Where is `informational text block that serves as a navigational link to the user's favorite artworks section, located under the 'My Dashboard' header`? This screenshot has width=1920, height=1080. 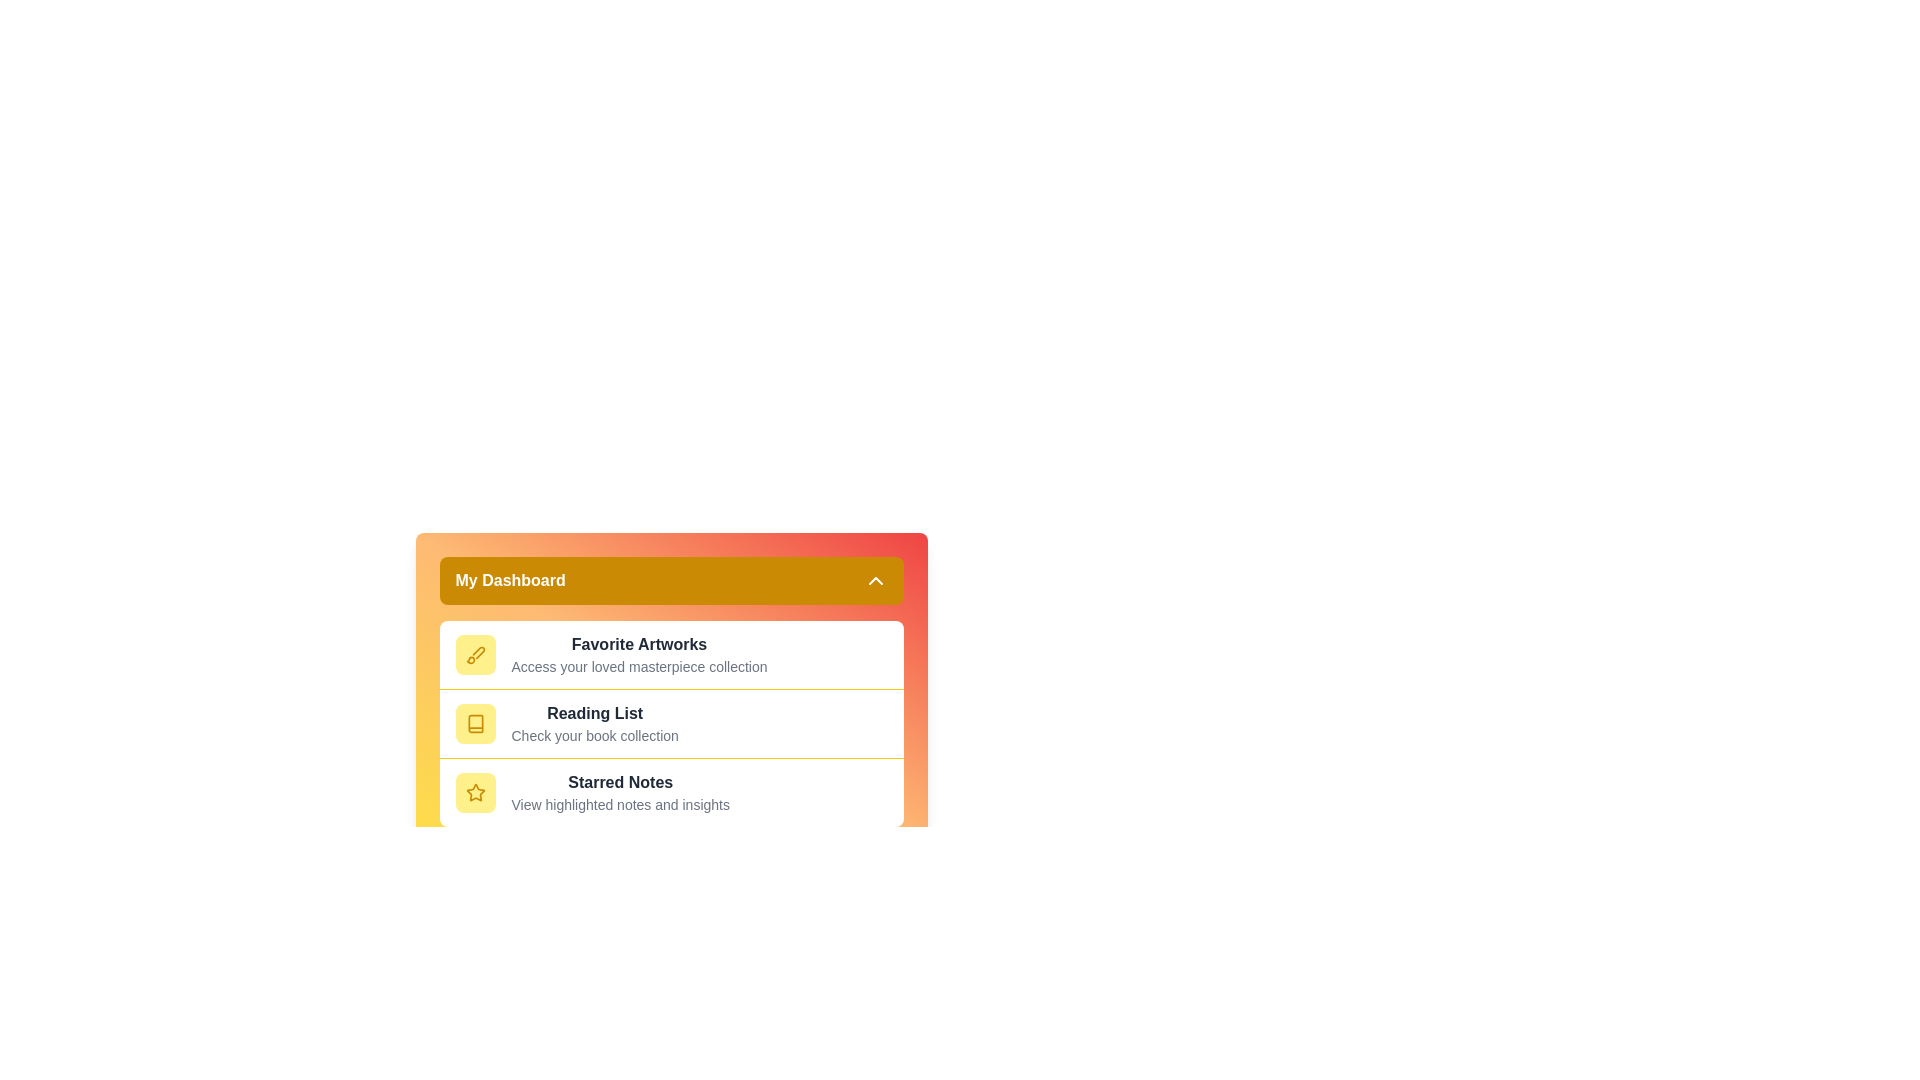 informational text block that serves as a navigational link to the user's favorite artworks section, located under the 'My Dashboard' header is located at coordinates (638, 655).